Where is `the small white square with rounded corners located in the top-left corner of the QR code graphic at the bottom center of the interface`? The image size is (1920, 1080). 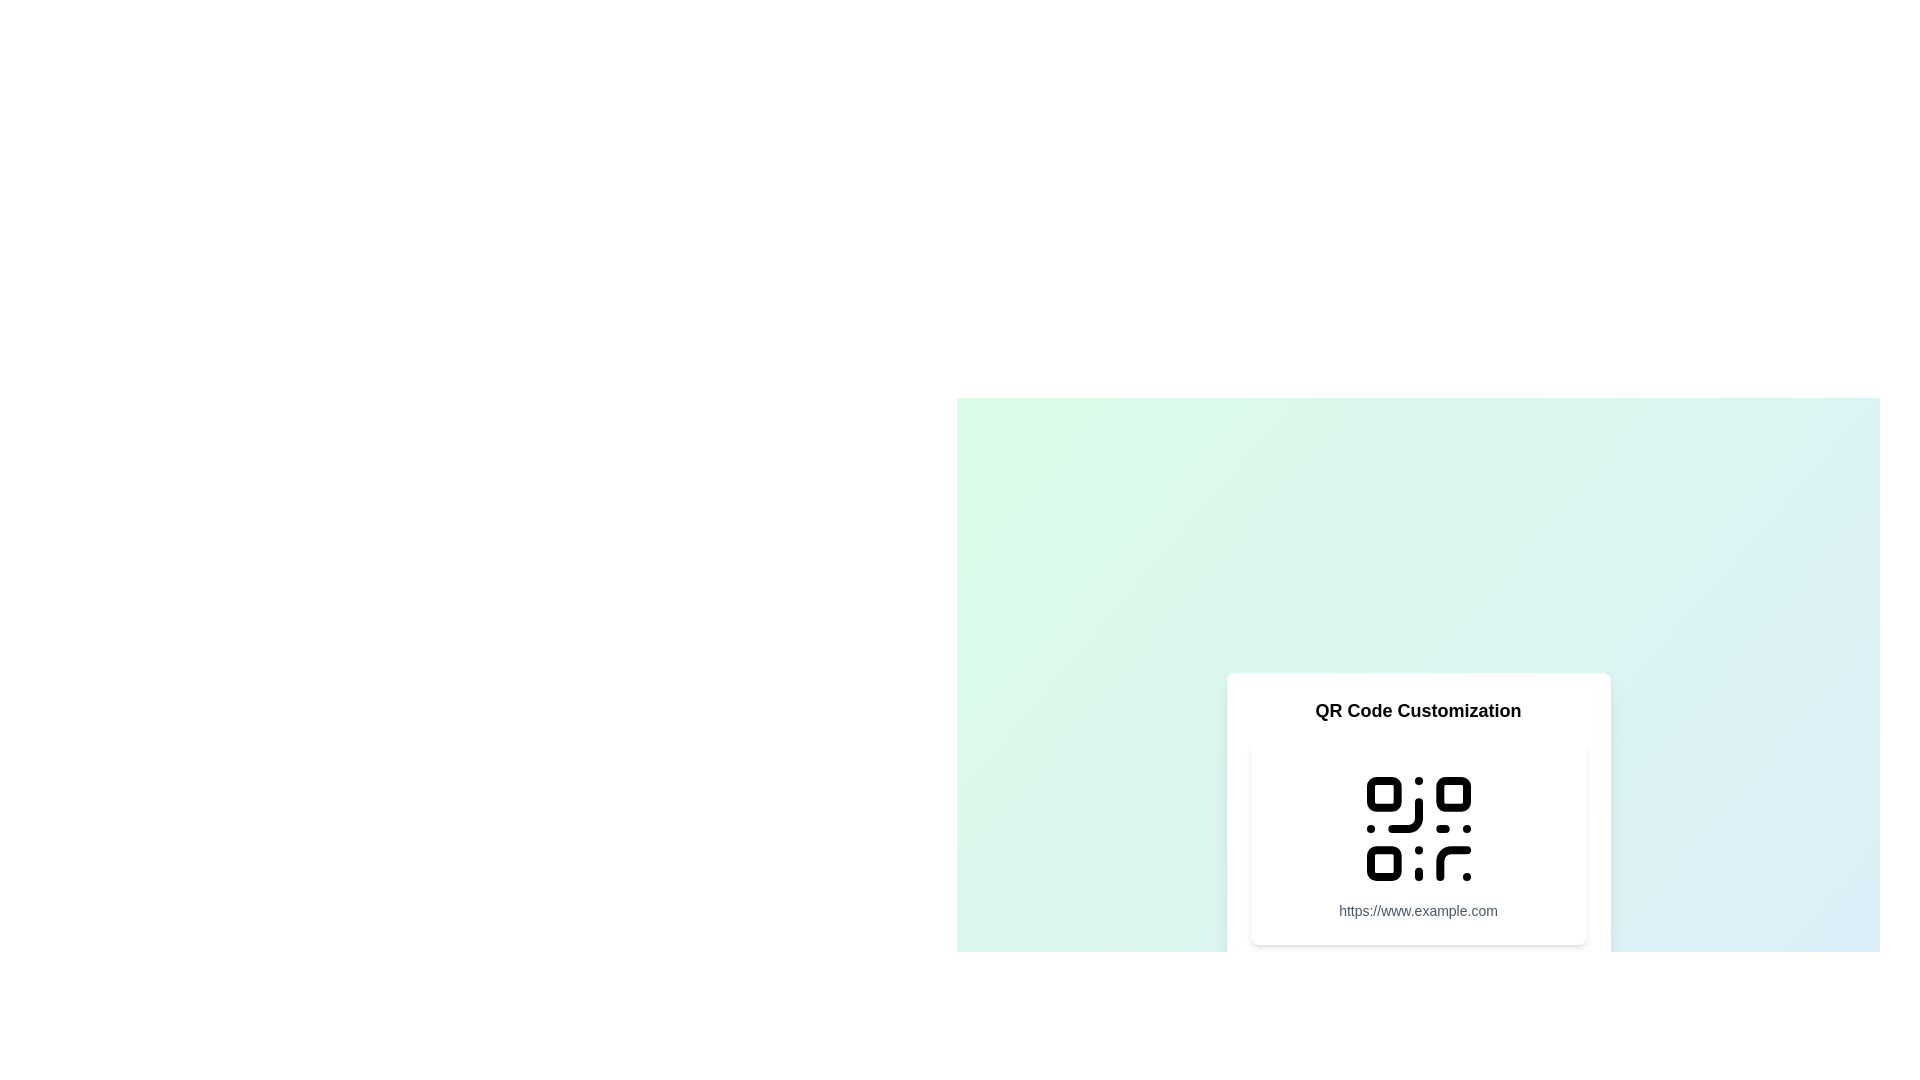
the small white square with rounded corners located in the top-left corner of the QR code graphic at the bottom center of the interface is located at coordinates (1382, 792).